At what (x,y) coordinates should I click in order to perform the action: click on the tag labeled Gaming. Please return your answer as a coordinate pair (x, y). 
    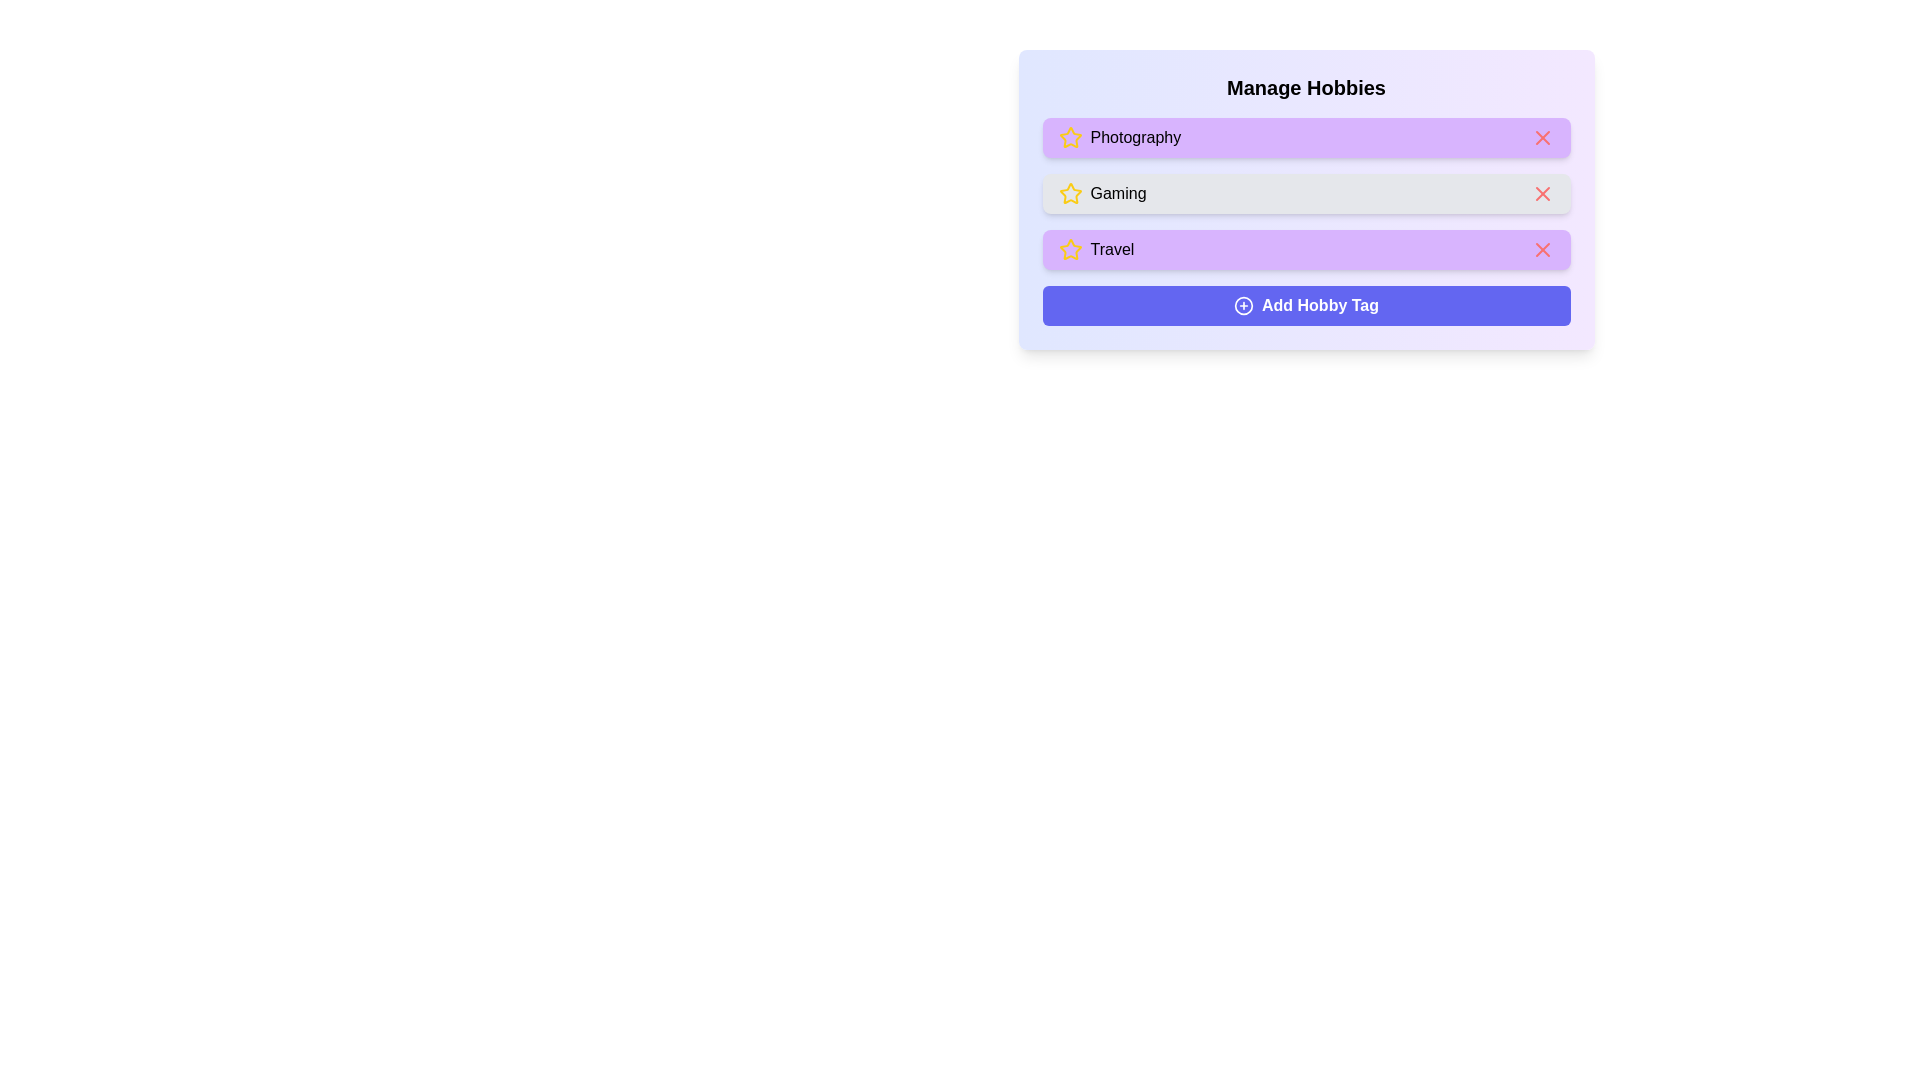
    Looking at the image, I should click on (1306, 193).